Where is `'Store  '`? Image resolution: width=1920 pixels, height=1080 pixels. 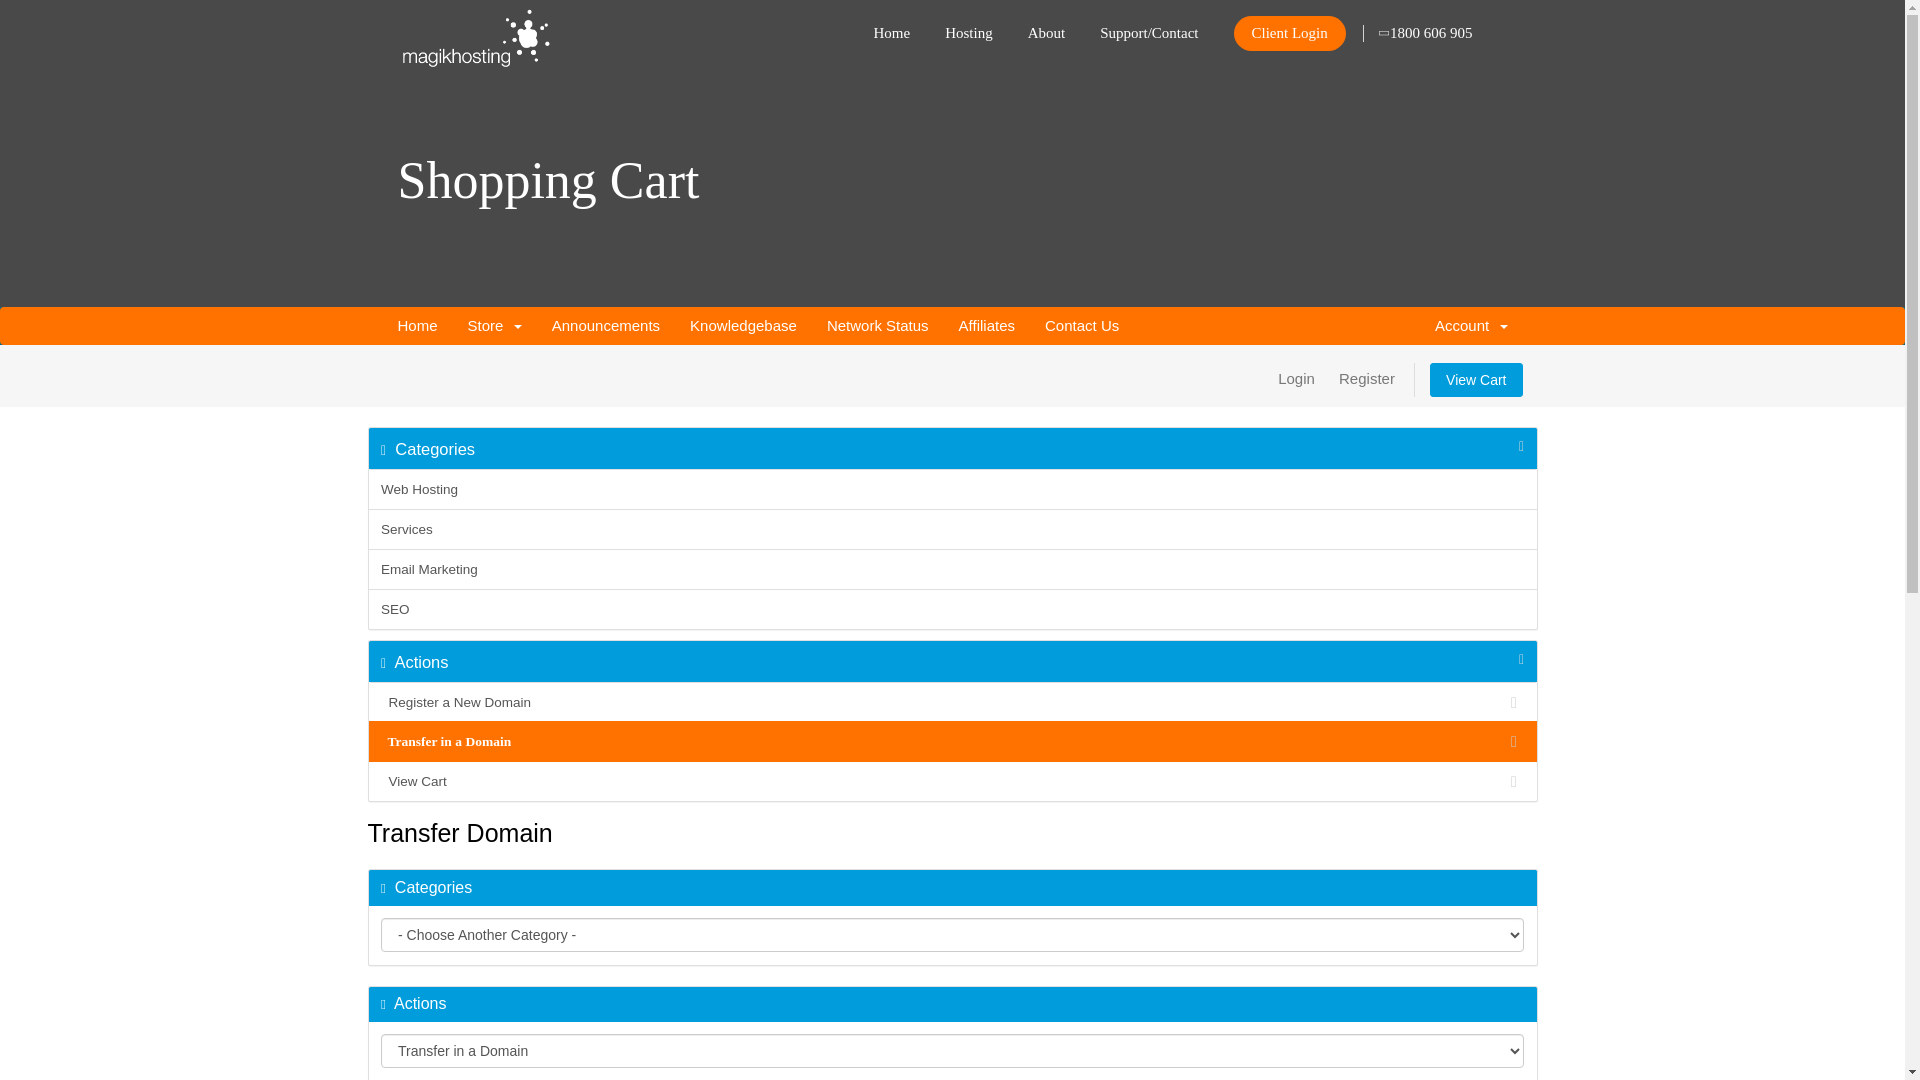
'Store  ' is located at coordinates (494, 325).